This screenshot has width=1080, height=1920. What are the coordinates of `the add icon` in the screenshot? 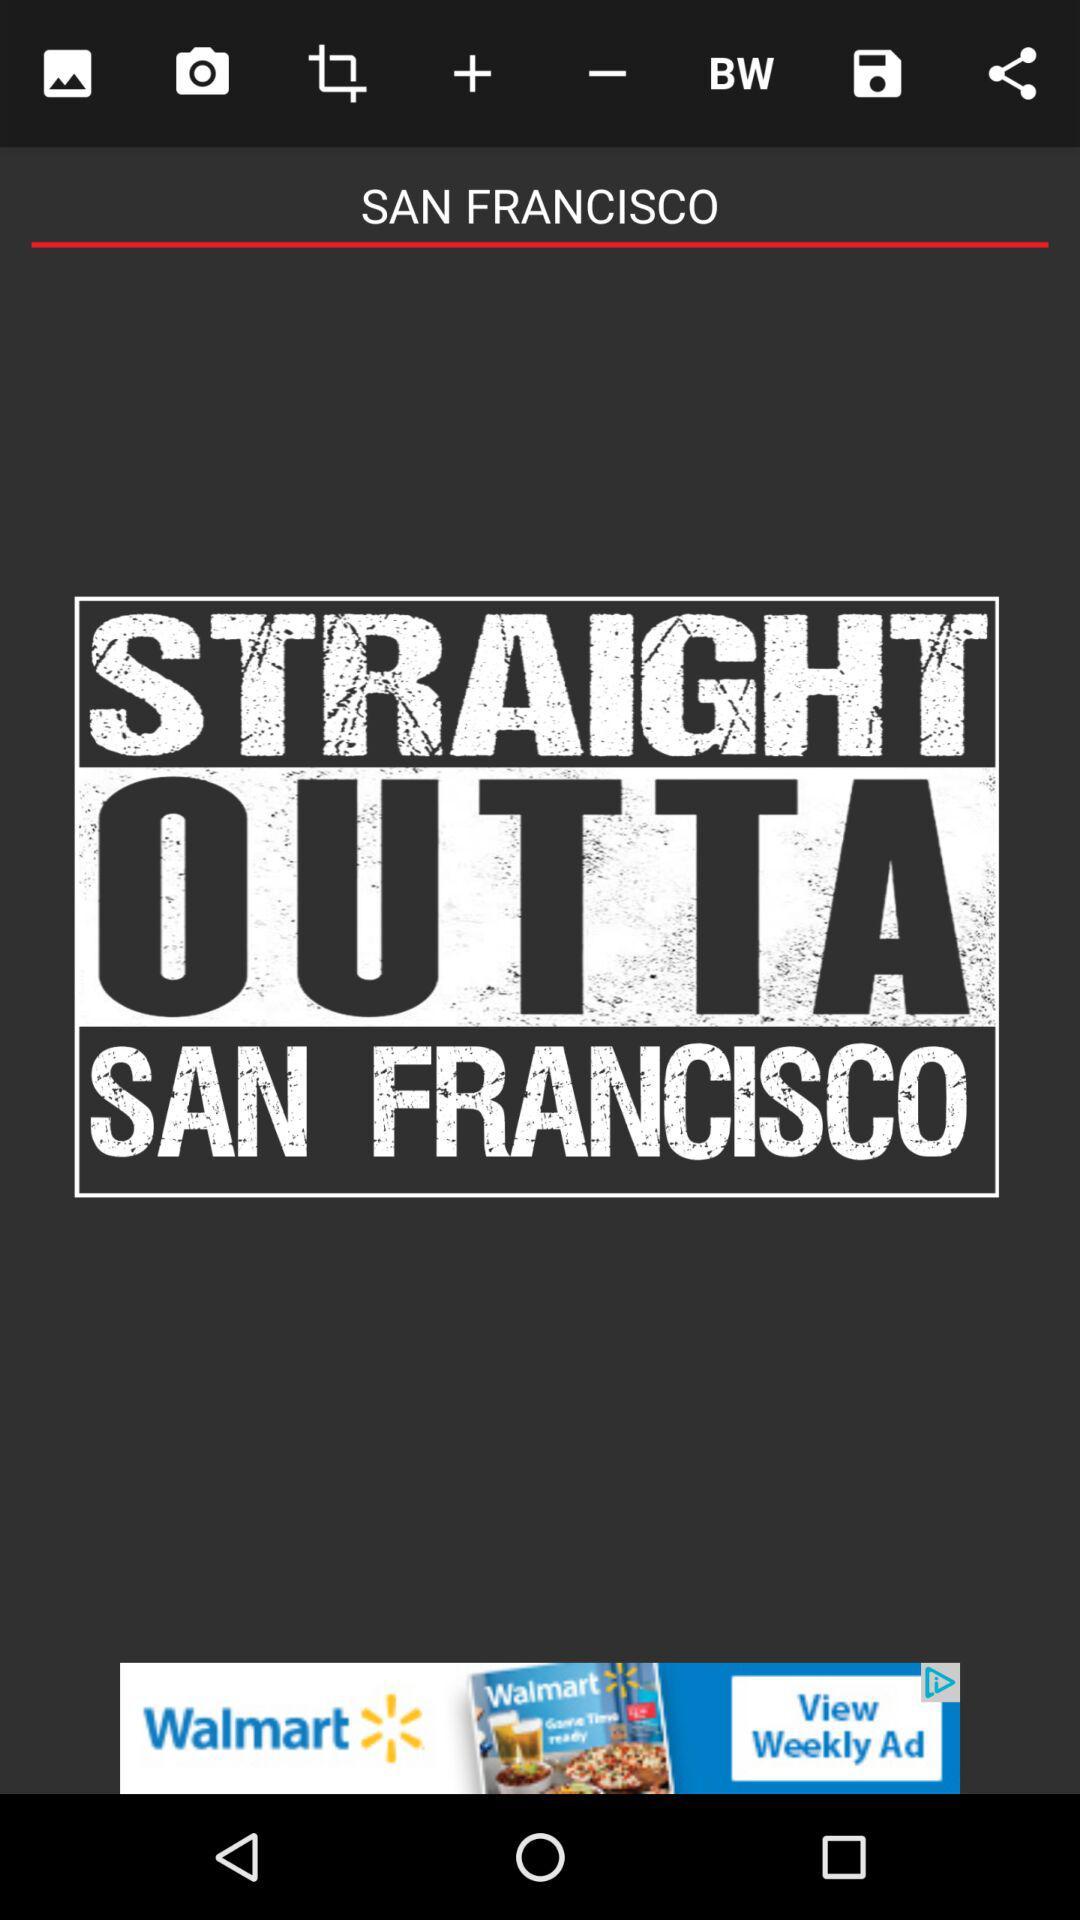 It's located at (472, 73).